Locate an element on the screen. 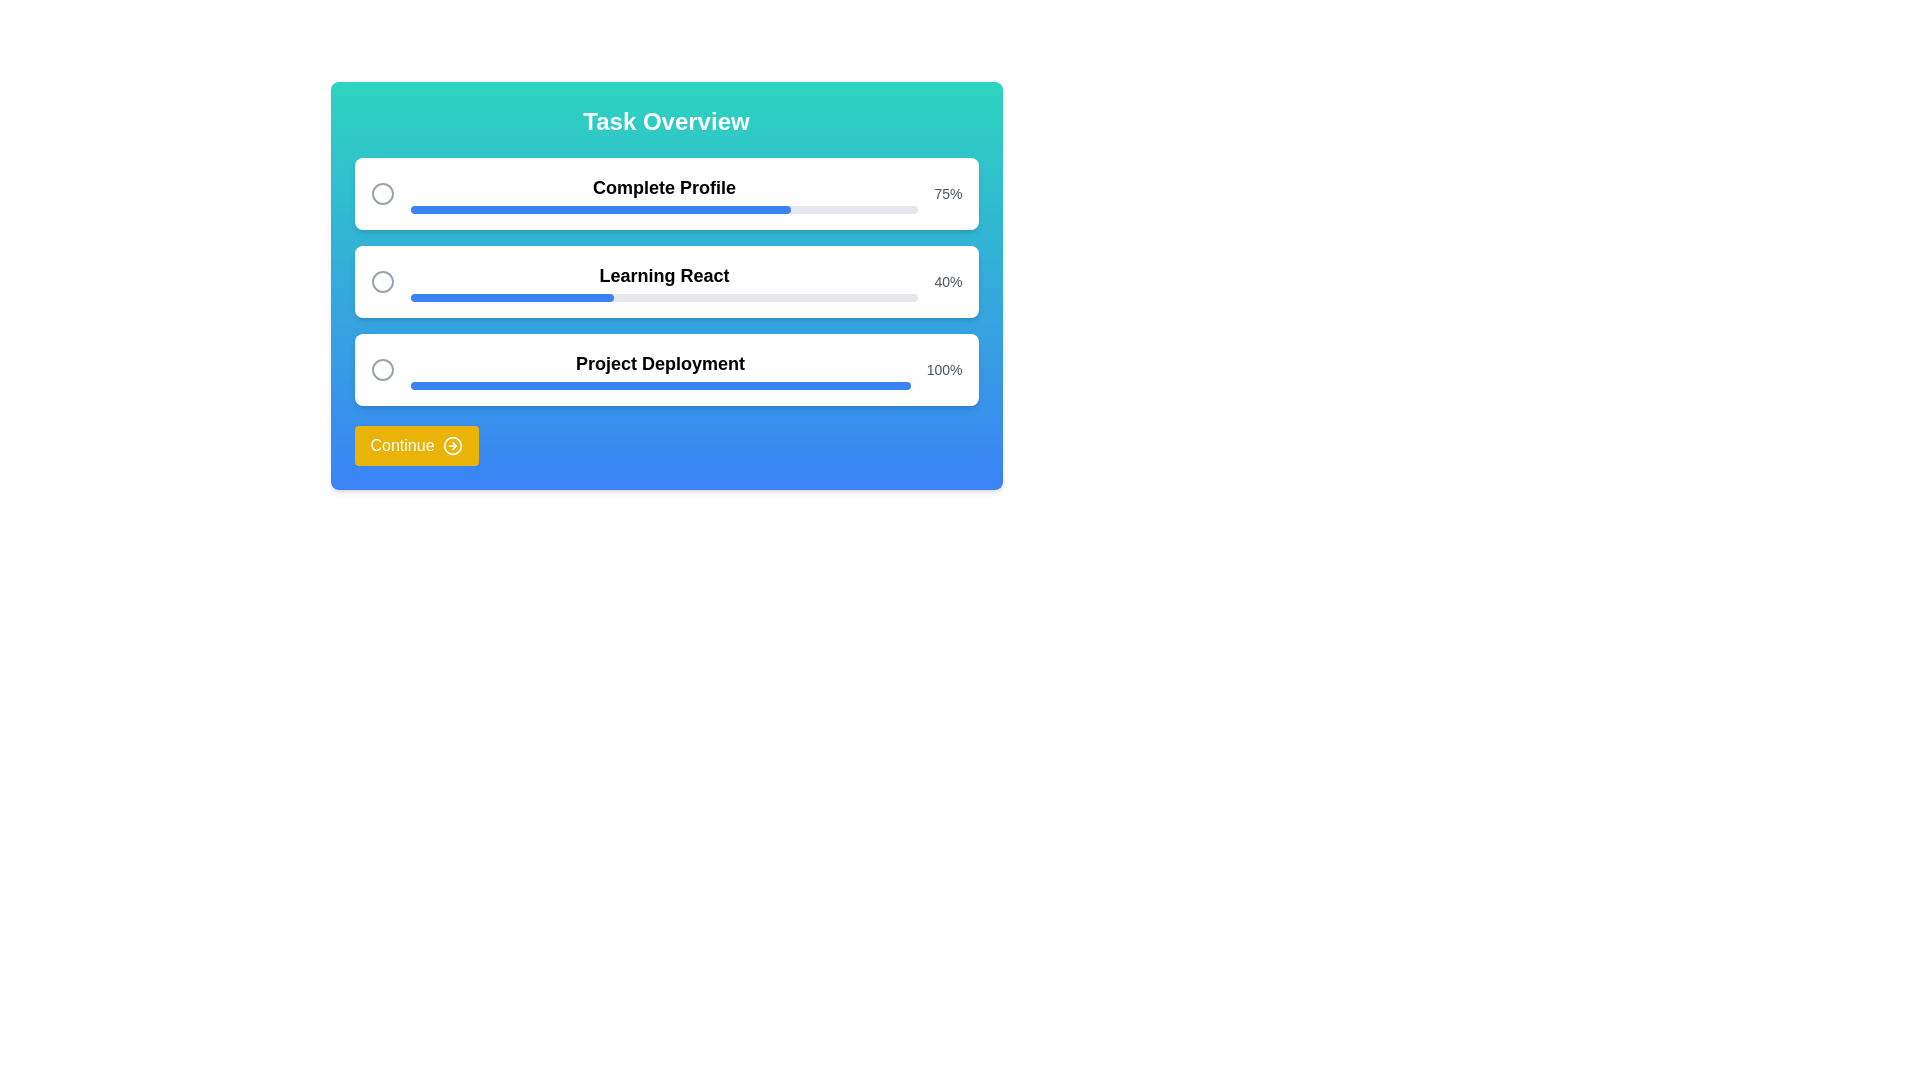 This screenshot has width=1920, height=1080. the circular icon associated with the task 'Learning React' is located at coordinates (382, 281).